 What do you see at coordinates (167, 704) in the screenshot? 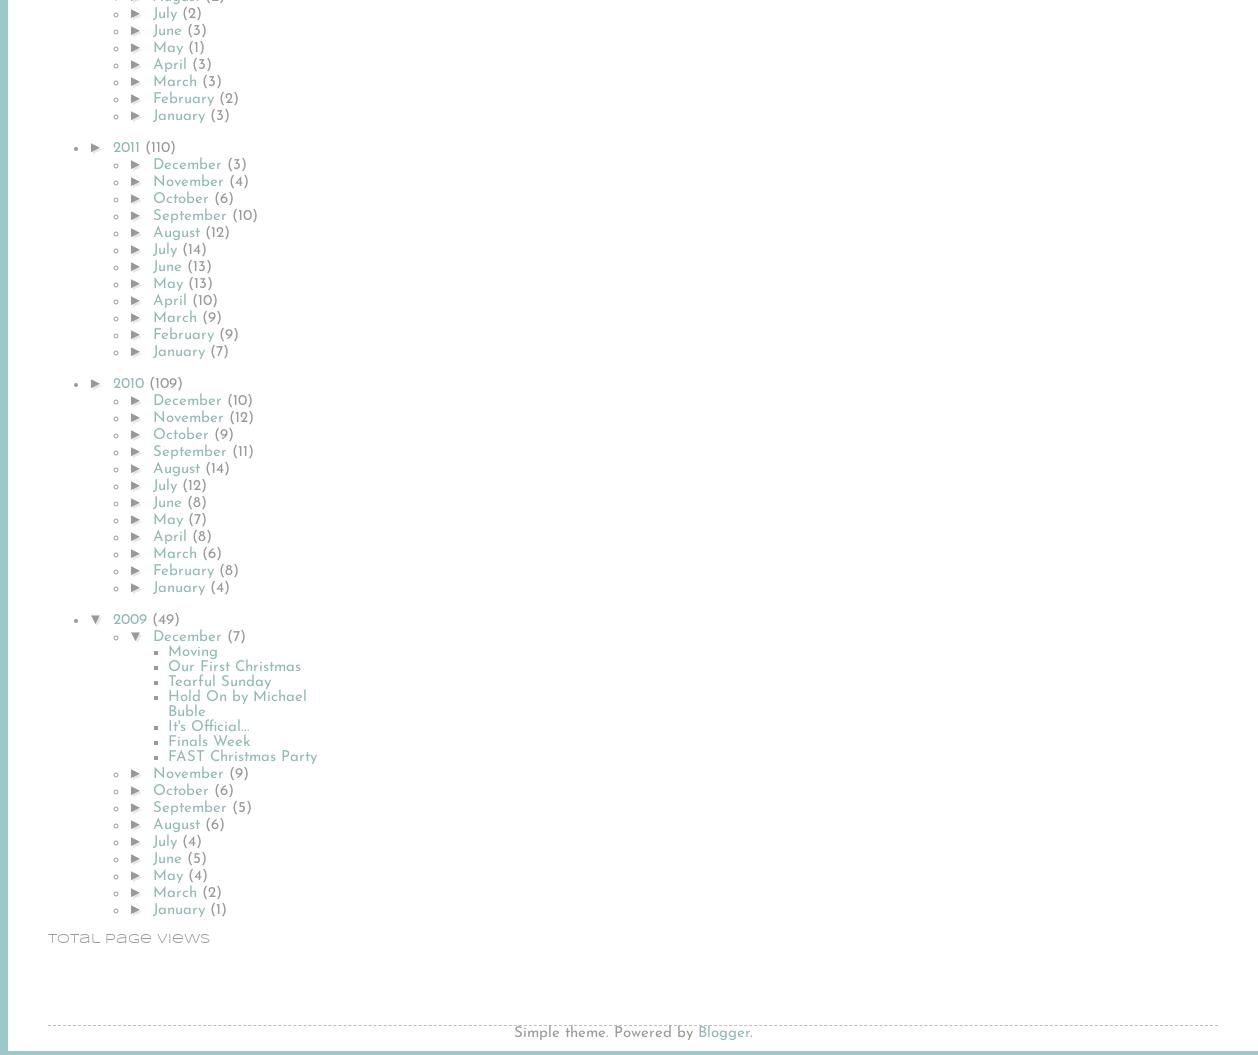
I see `'Hold On by Michael Buble'` at bounding box center [167, 704].